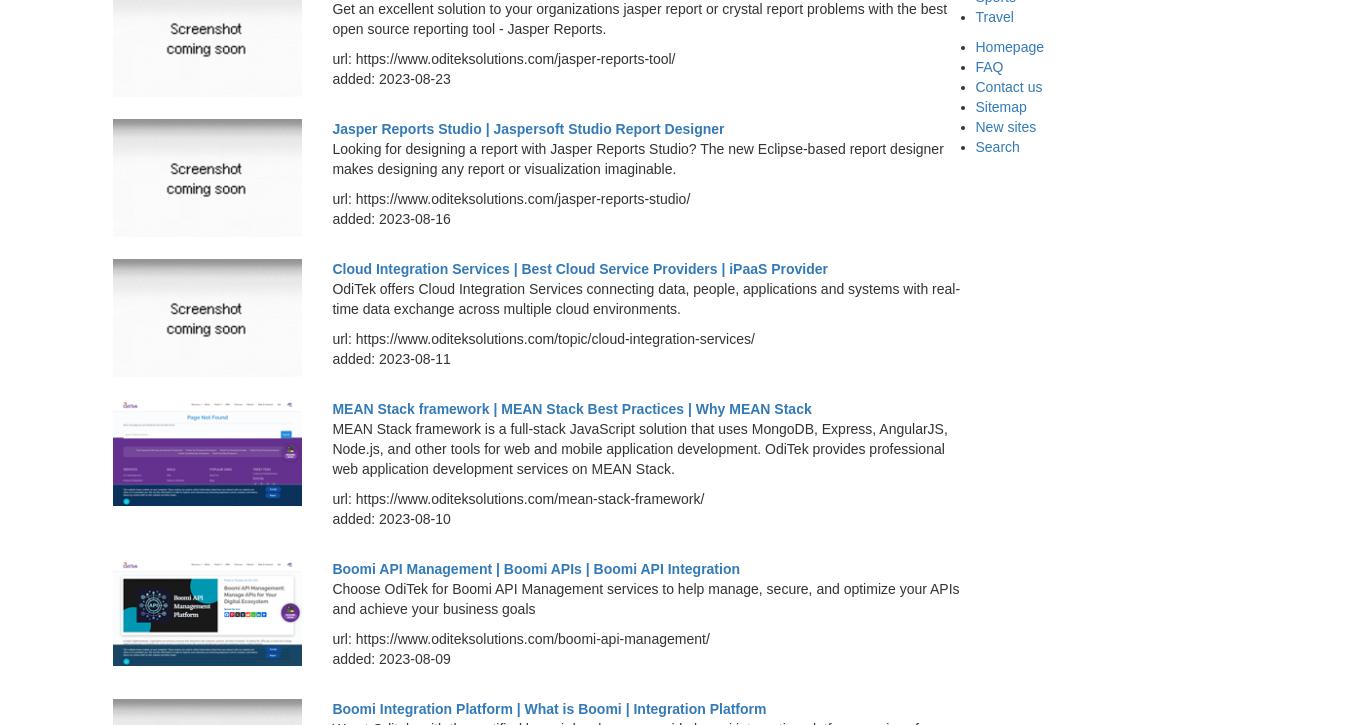 Image resolution: width=1366 pixels, height=725 pixels. I want to click on 'MEAN Stack framework is a full-stack JavaScript solution that uses MongoDB, Express, AngularJS, Node.js, and other tools for web and mobile application development. OdiTek provides professional web application development services on MEAN Stack.', so click(331, 447).